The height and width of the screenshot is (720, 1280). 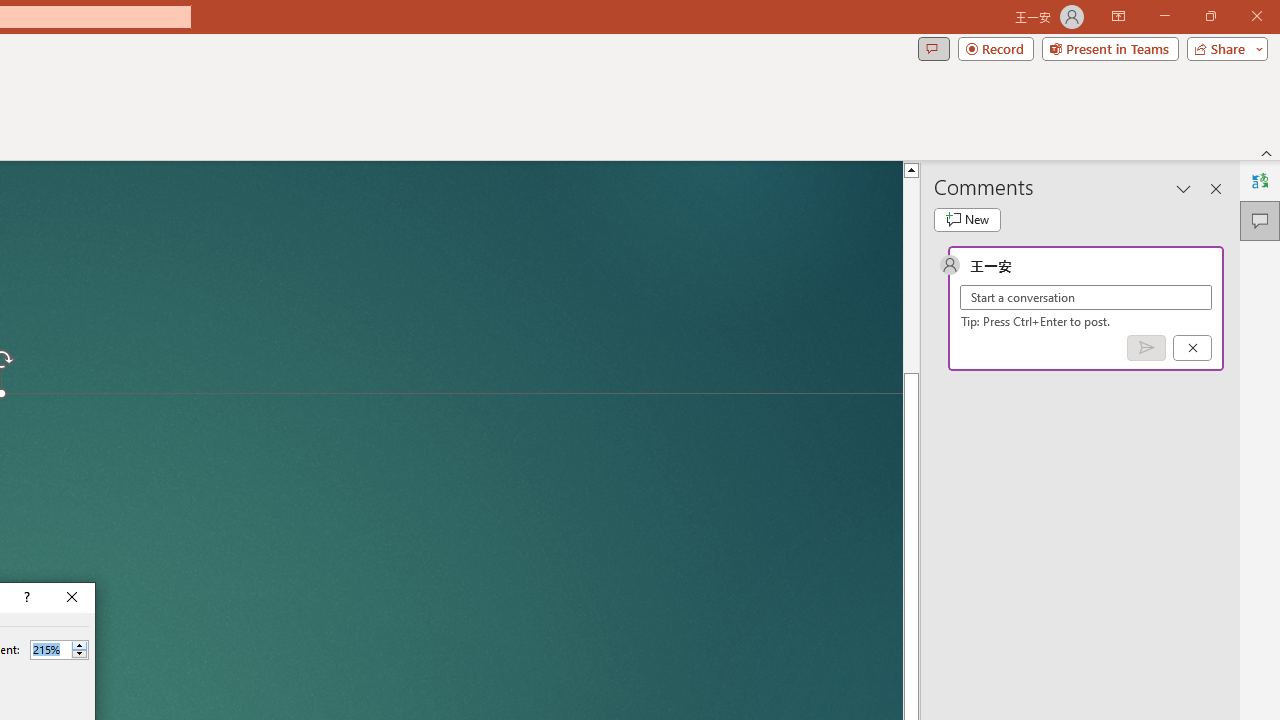 I want to click on 'New comment', so click(x=967, y=219).